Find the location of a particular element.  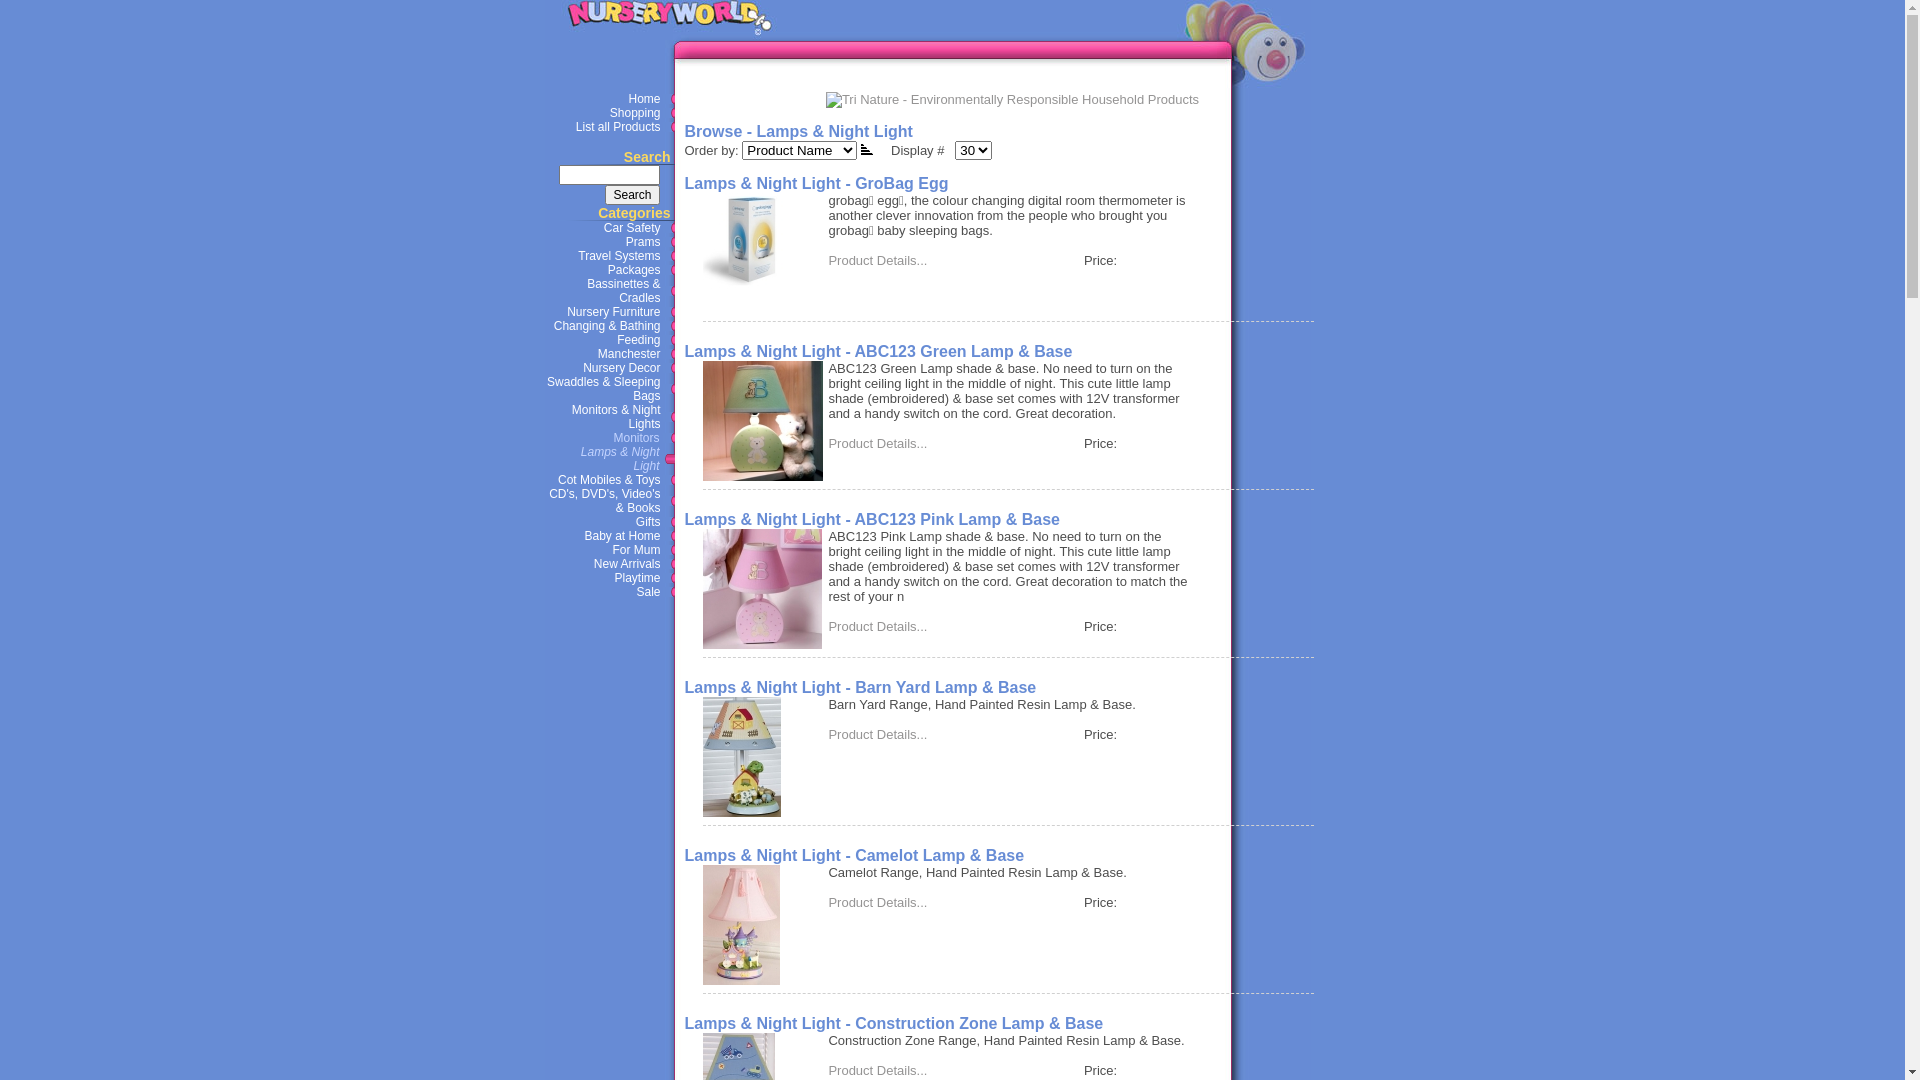

'Sale' is located at coordinates (608, 590).